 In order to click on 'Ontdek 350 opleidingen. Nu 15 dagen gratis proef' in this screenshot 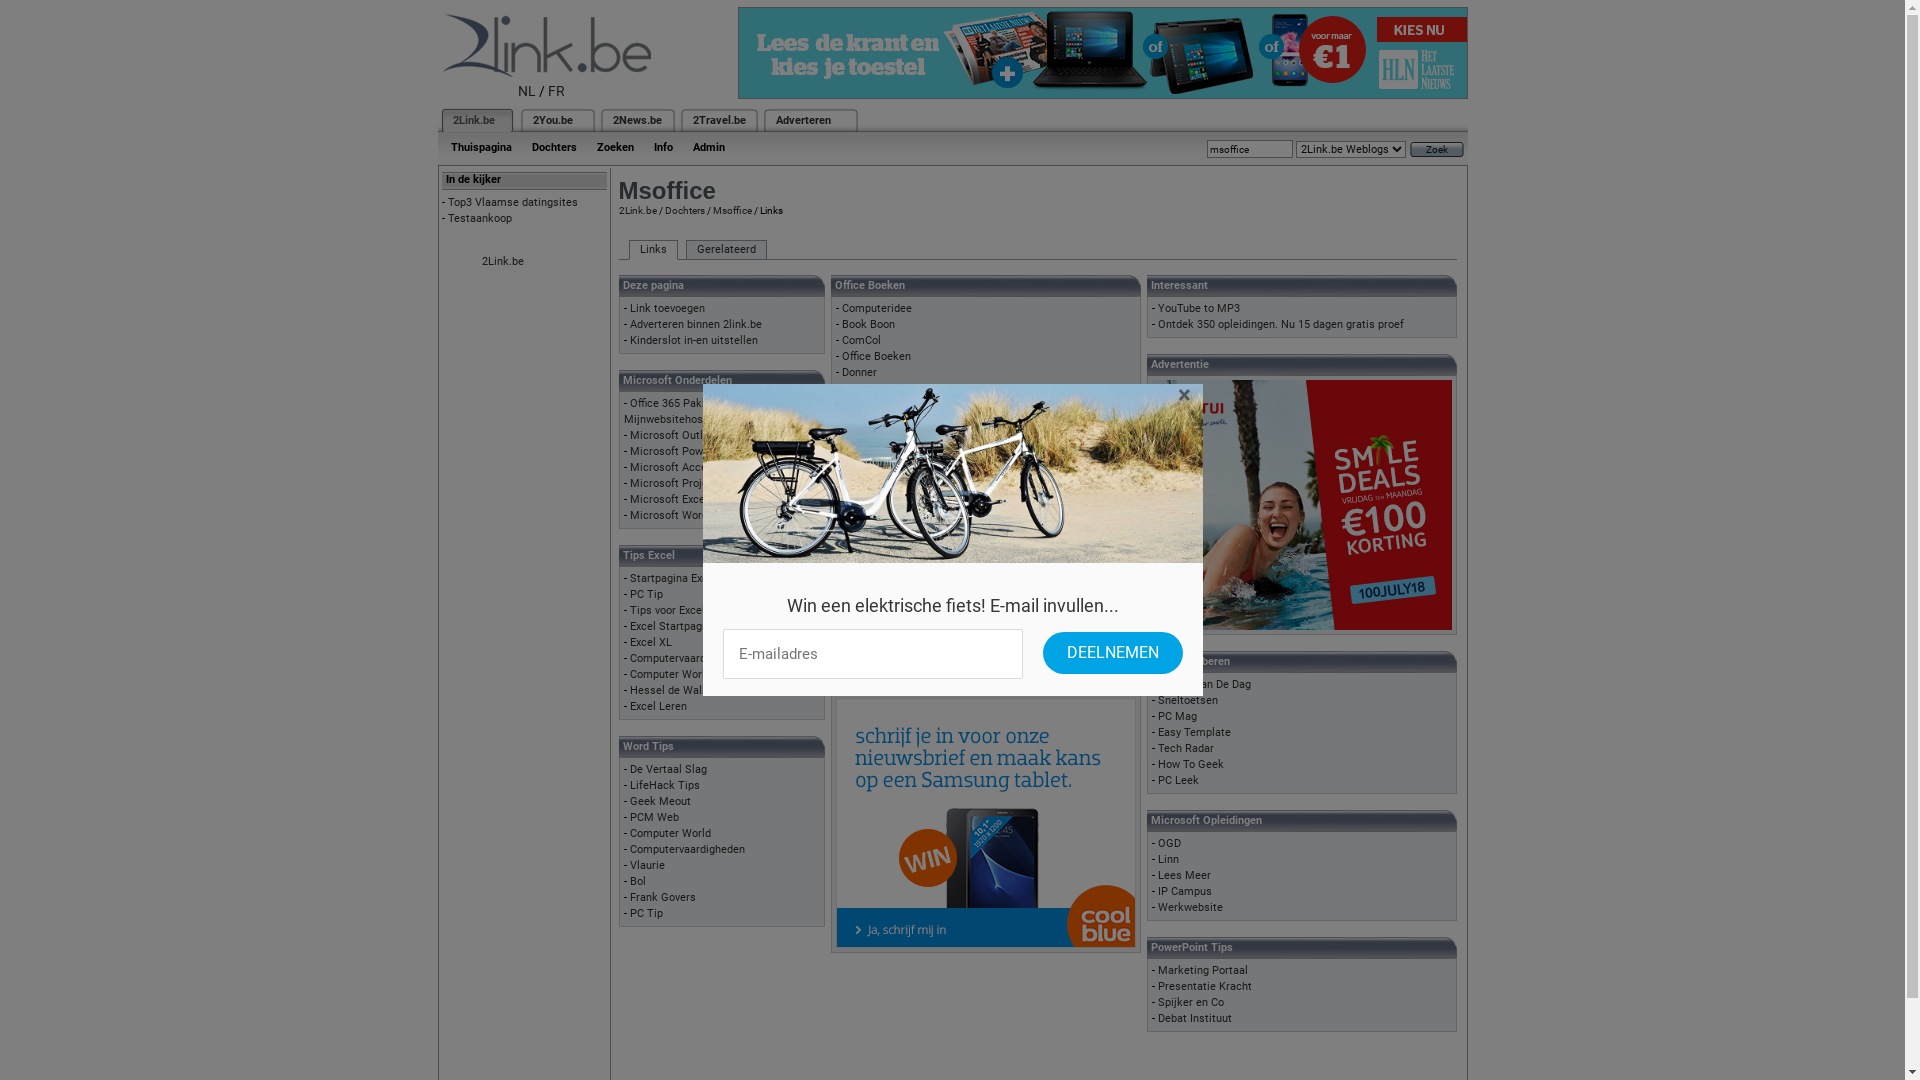, I will do `click(1281, 323)`.